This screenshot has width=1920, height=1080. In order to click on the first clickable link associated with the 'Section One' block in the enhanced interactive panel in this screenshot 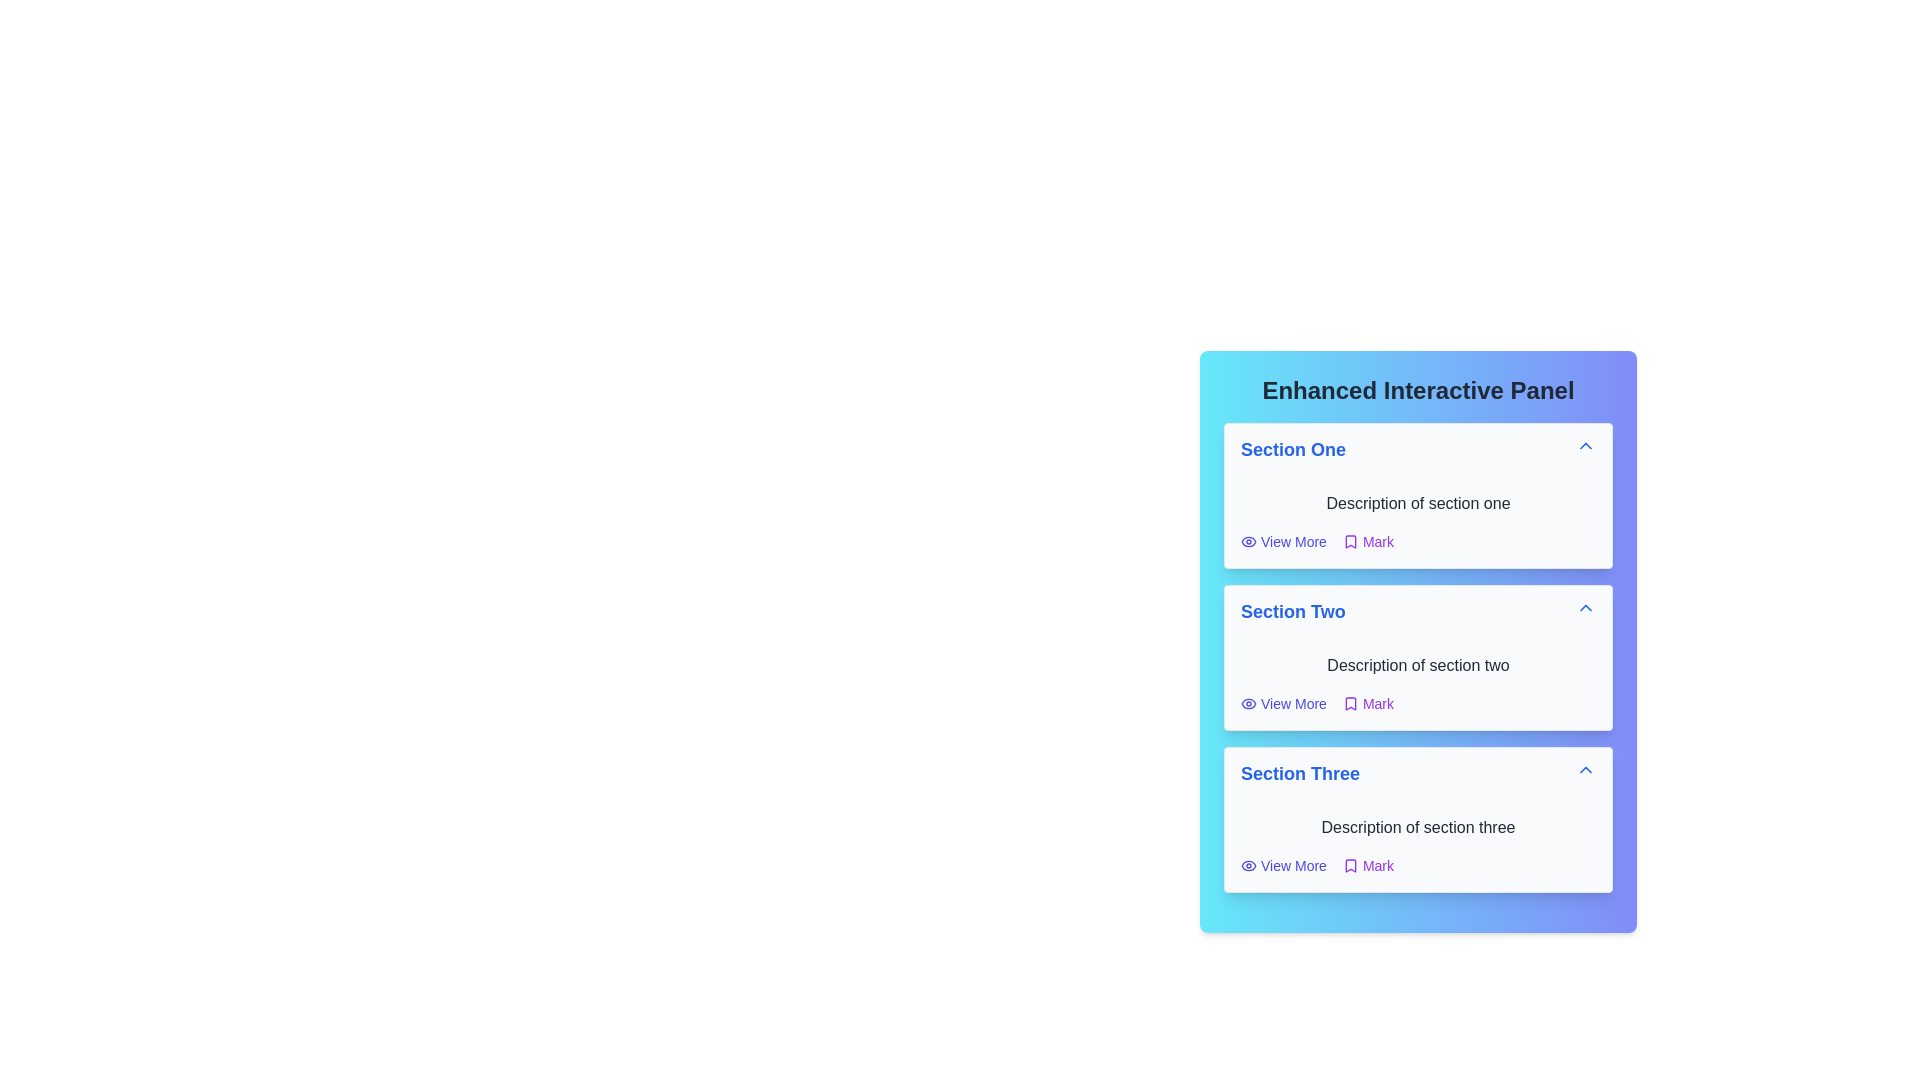, I will do `click(1283, 542)`.